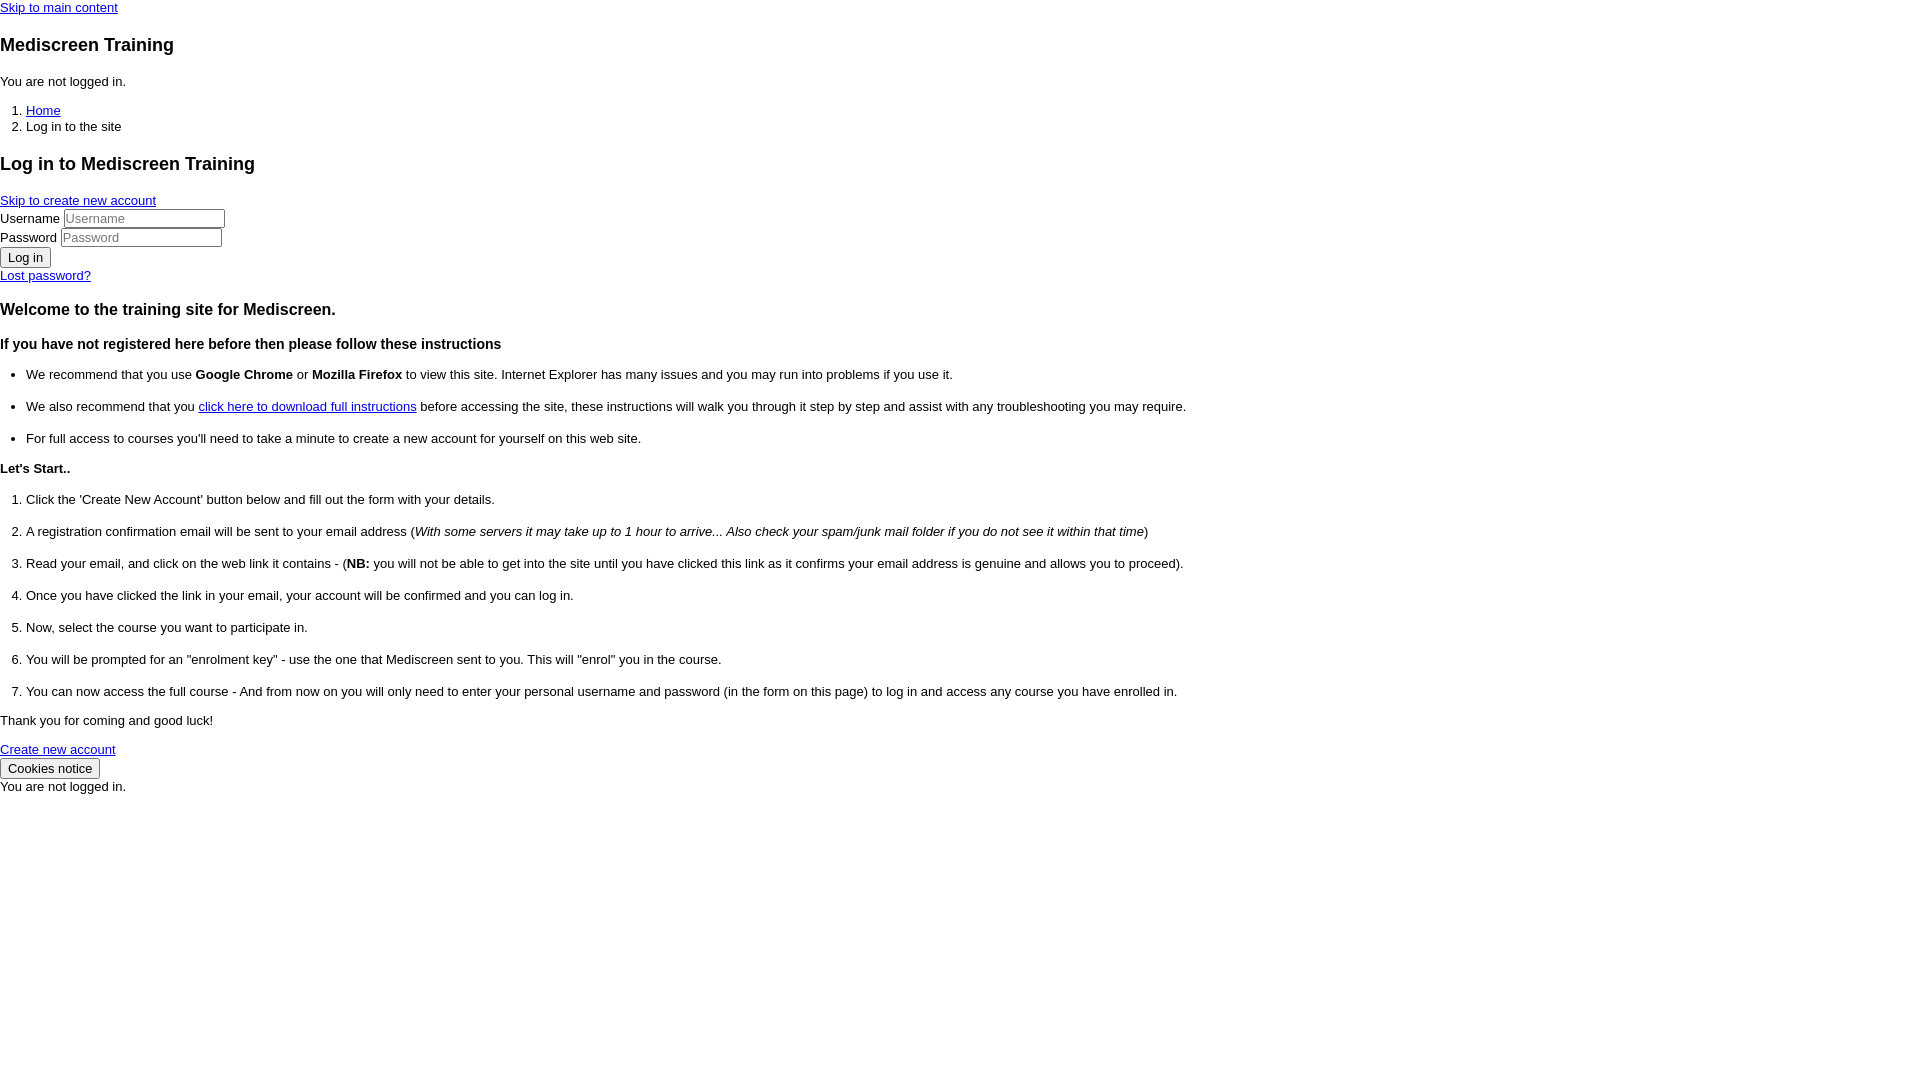 The width and height of the screenshot is (1920, 1080). Describe the element at coordinates (77, 200) in the screenshot. I see `'Skip to create new account'` at that location.